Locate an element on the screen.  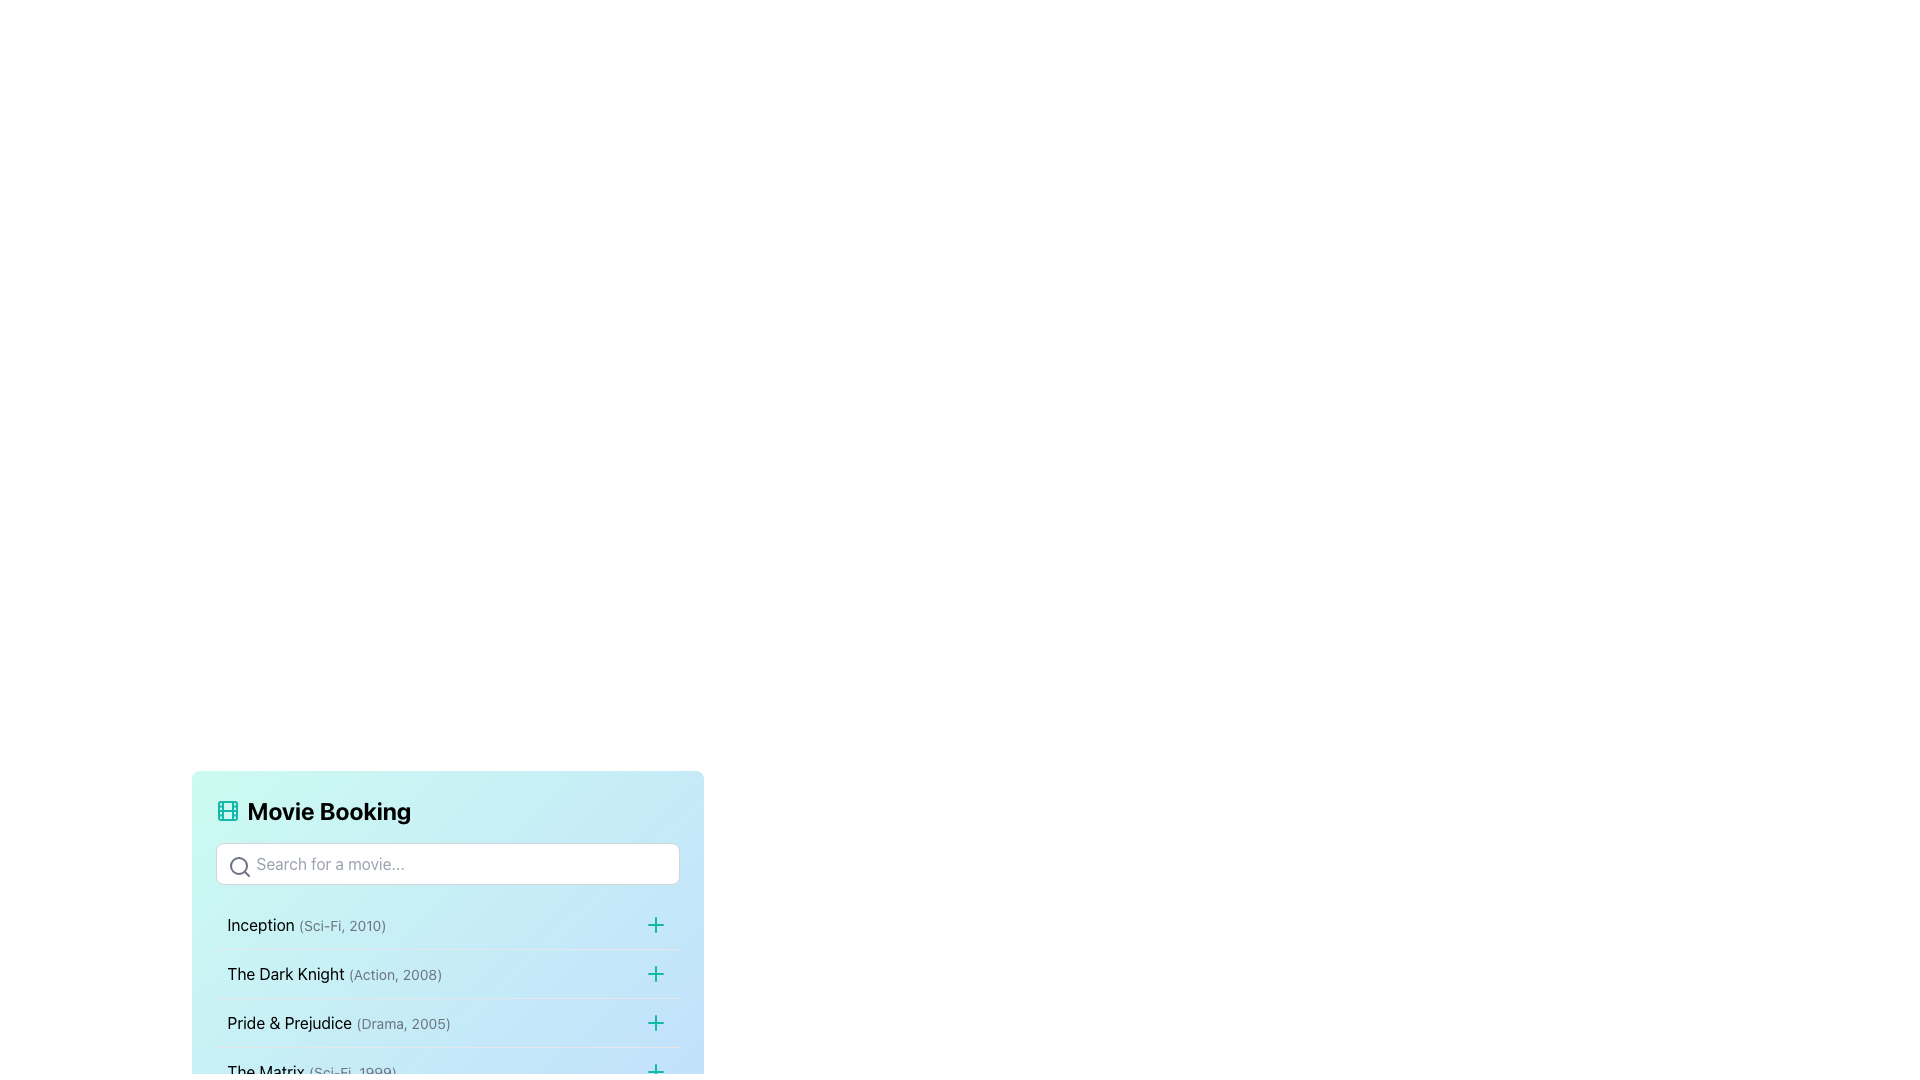
text label displaying '(Action, 2008)' styled in gray color, located to the right of 'The Dark Knight' in the movie listing is located at coordinates (395, 973).